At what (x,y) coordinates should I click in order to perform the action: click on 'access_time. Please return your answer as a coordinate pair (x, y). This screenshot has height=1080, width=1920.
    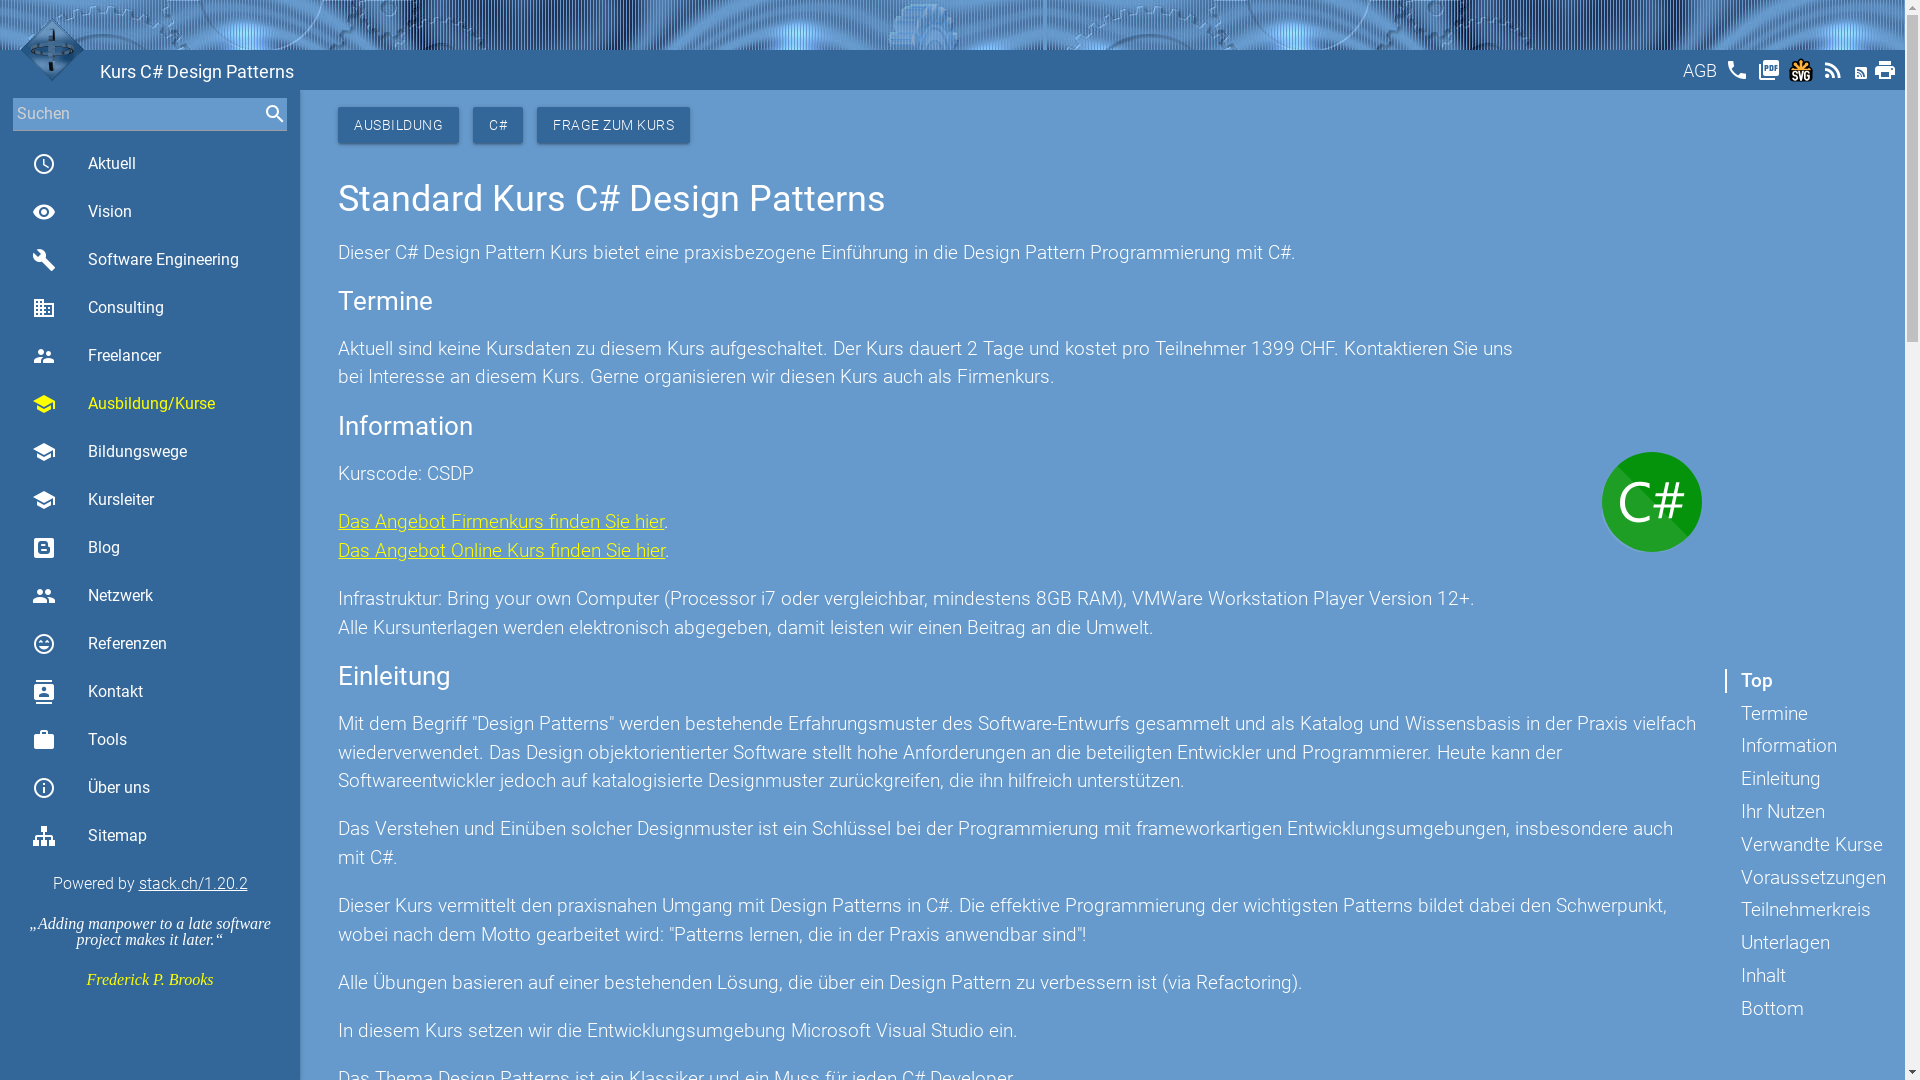
    Looking at the image, I should click on (148, 163).